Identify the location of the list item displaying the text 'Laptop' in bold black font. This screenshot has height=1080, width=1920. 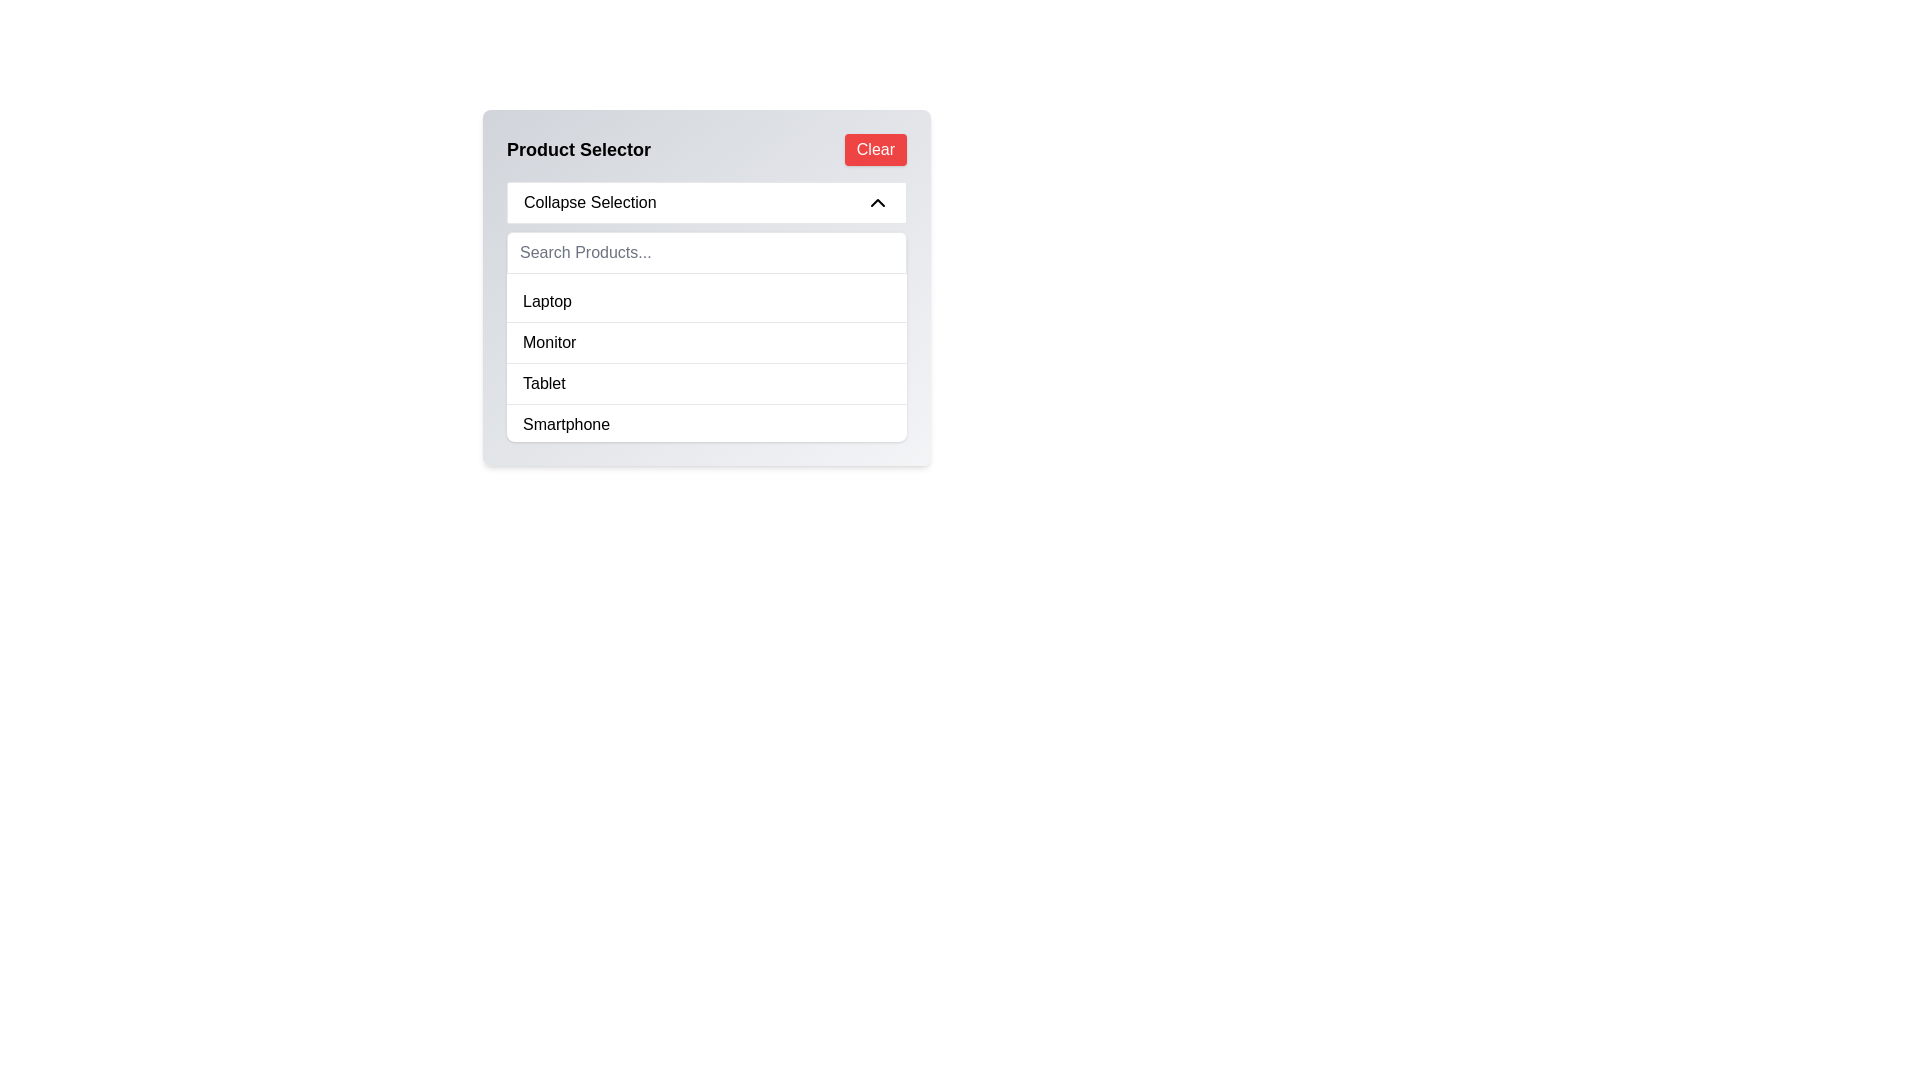
(547, 301).